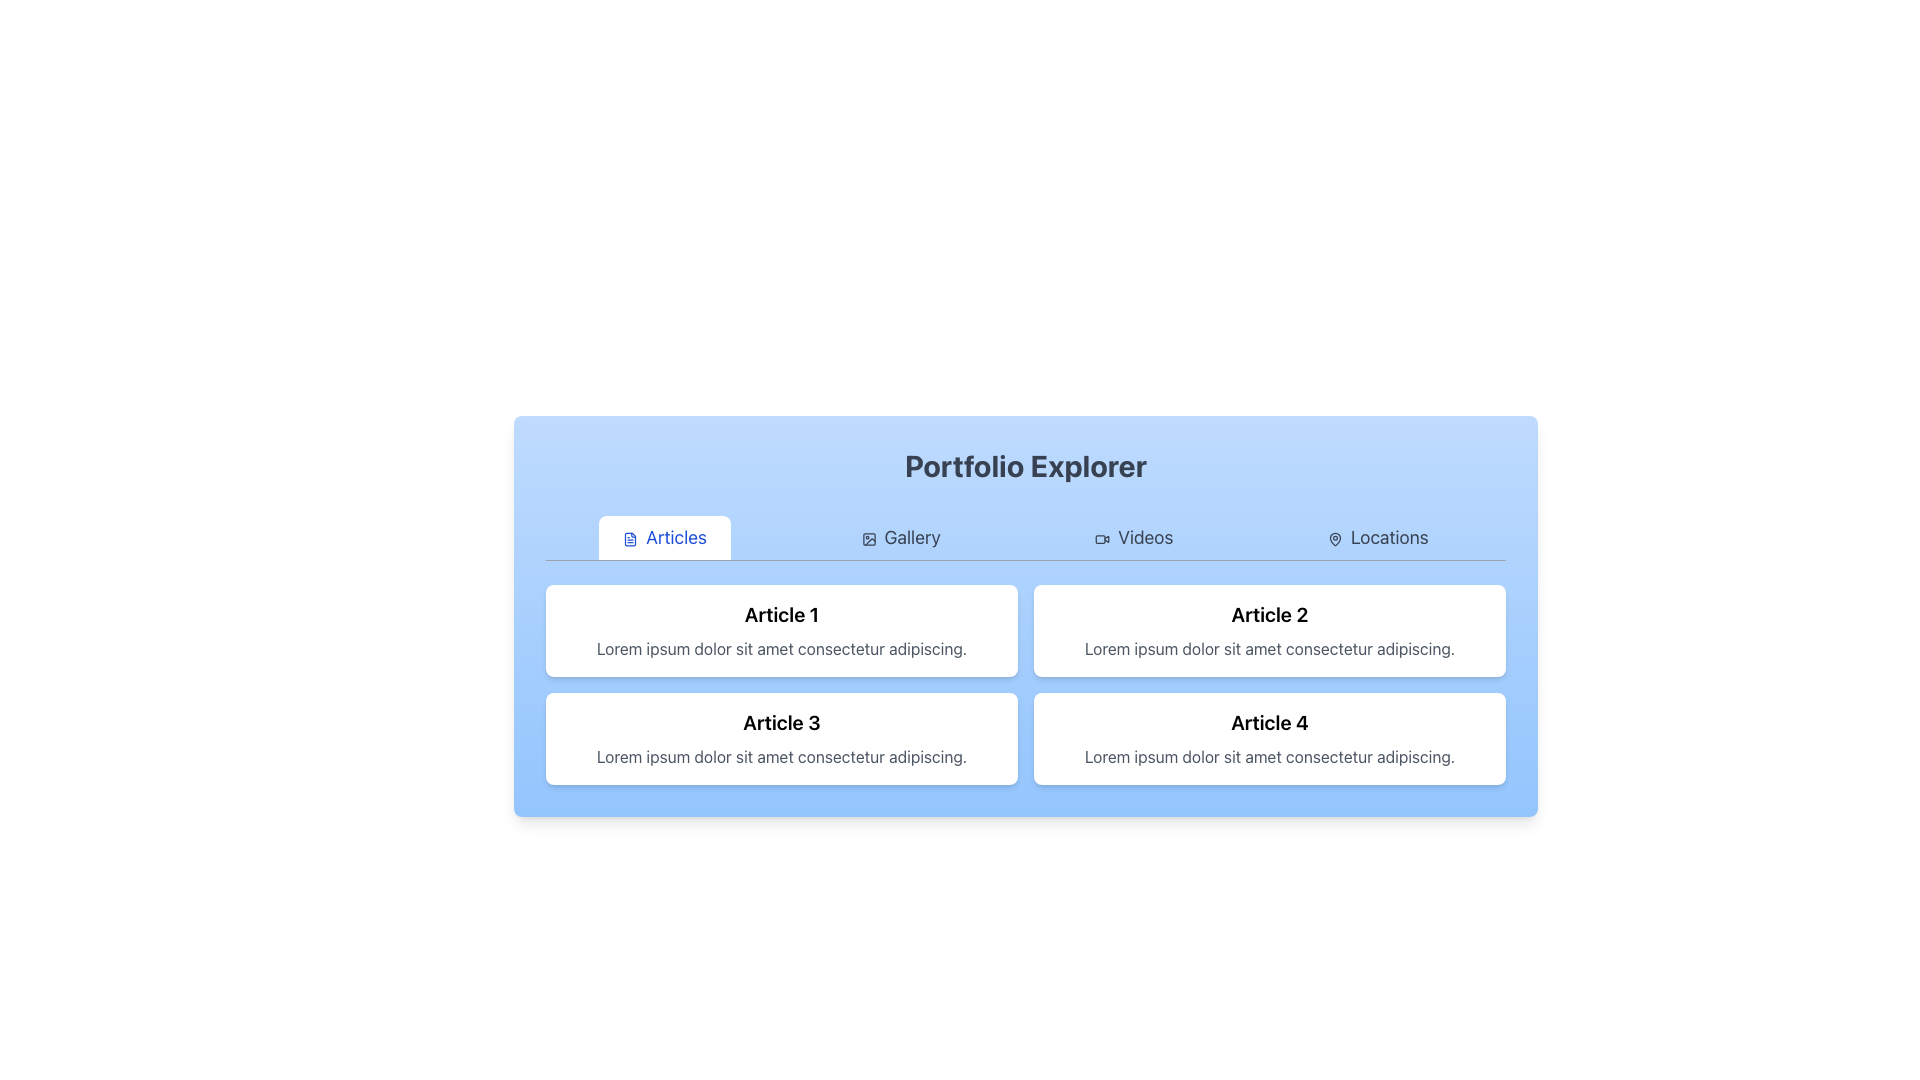  What do you see at coordinates (1269, 739) in the screenshot?
I see `the card or tile displaying the article's title and description, located in the second column of the second row under the 'Portfolio Explorer' heading within the 'Articles' tab` at bounding box center [1269, 739].